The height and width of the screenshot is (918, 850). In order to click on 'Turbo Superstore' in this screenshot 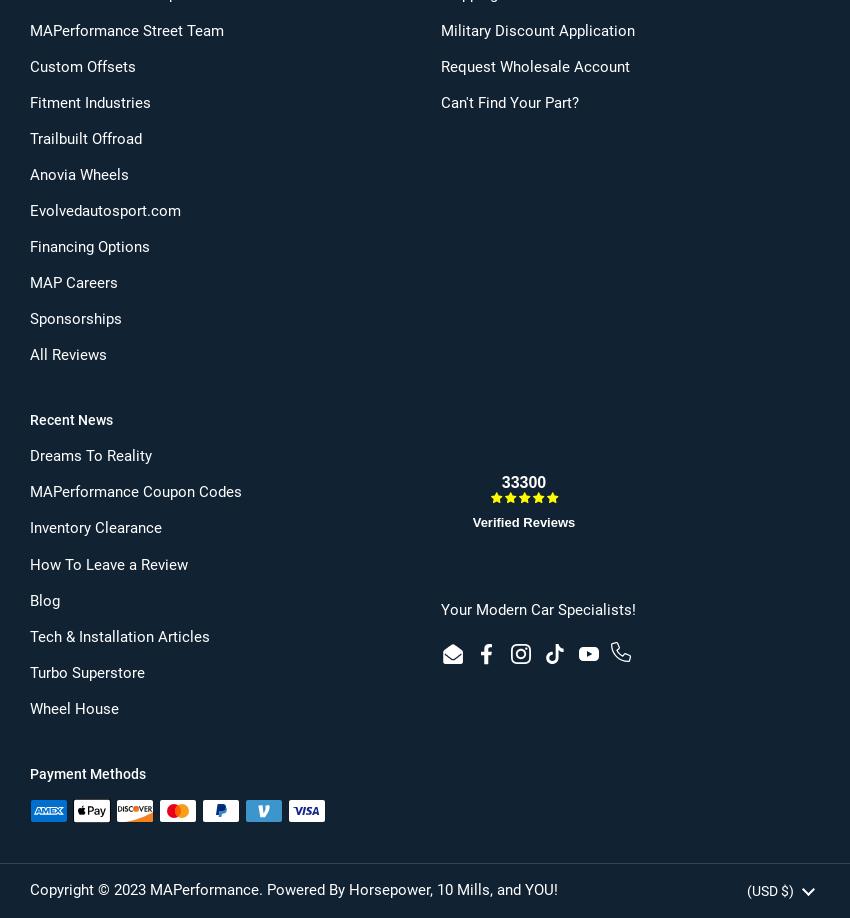, I will do `click(86, 671)`.